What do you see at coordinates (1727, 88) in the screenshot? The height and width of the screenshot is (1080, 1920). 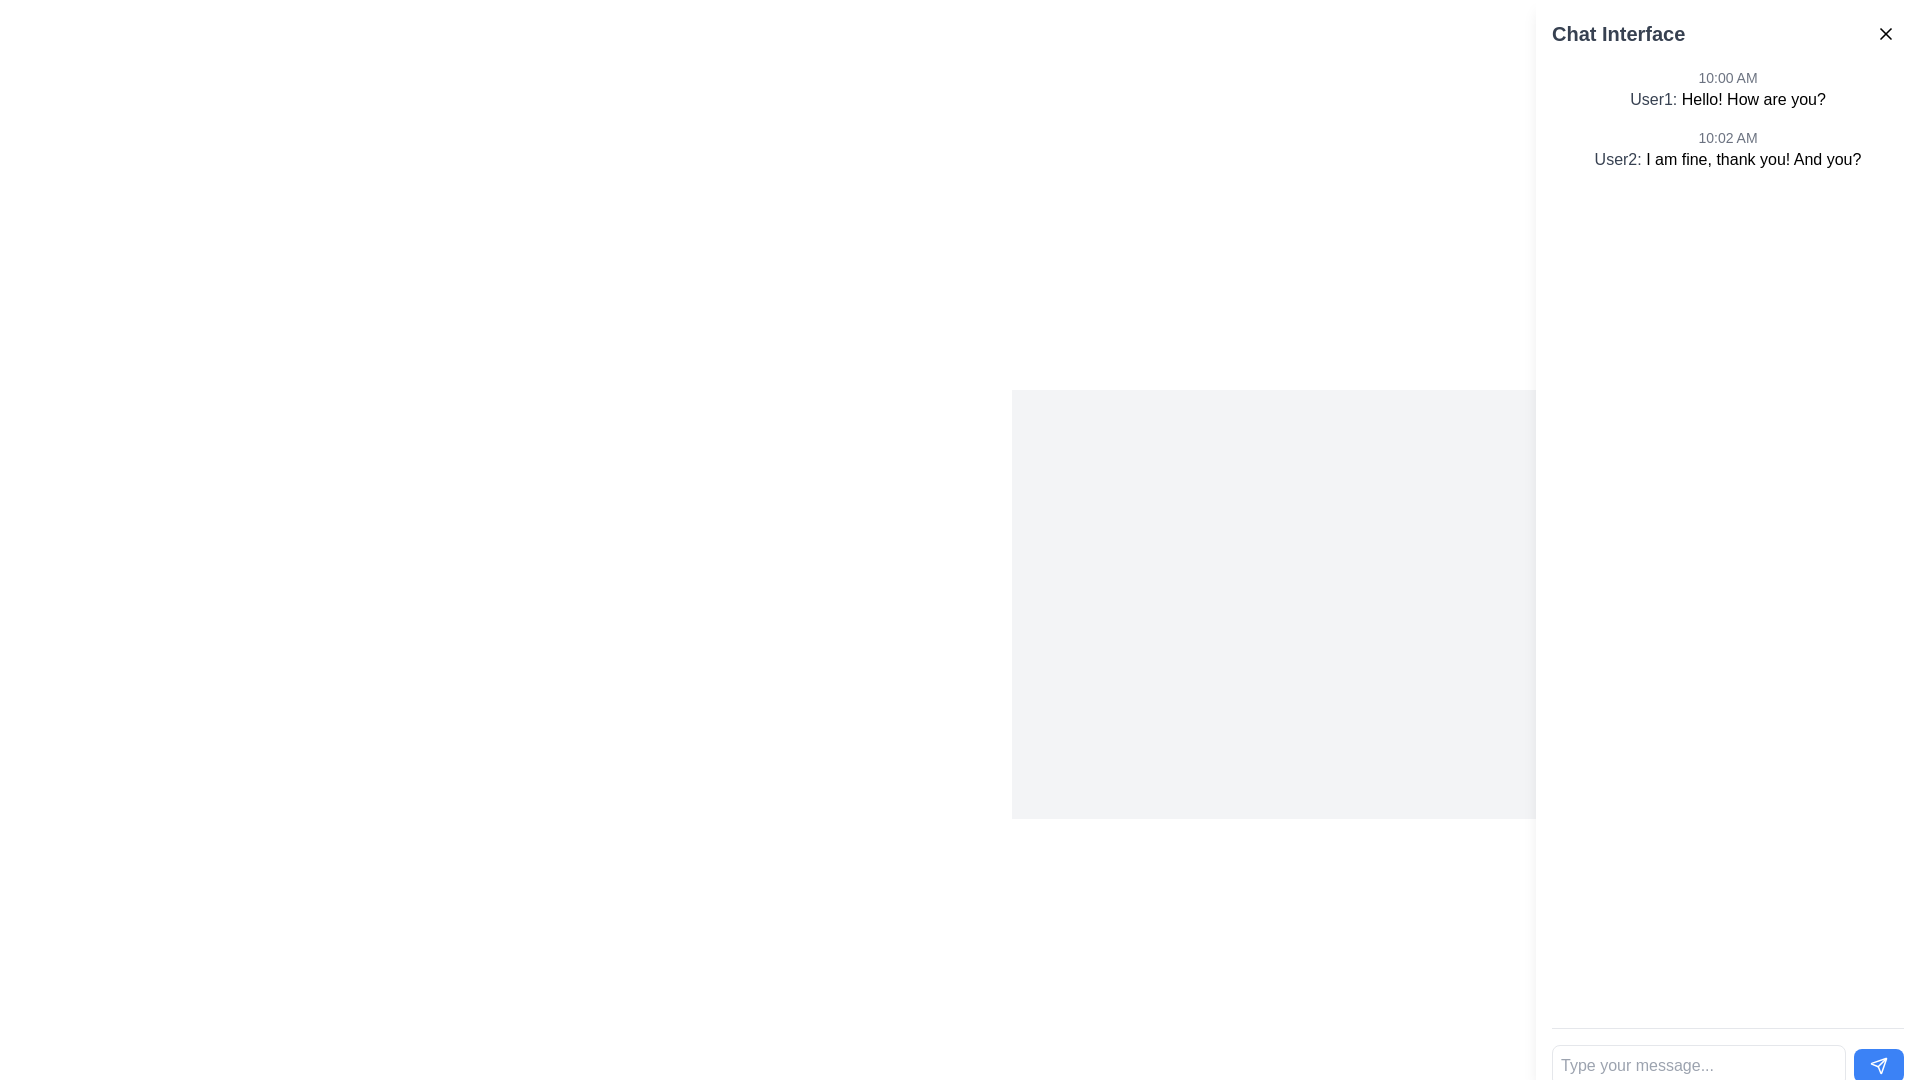 I see `the first chat message entry in the chat history interface, which displays the timestamp, sender's identification, and message content` at bounding box center [1727, 88].